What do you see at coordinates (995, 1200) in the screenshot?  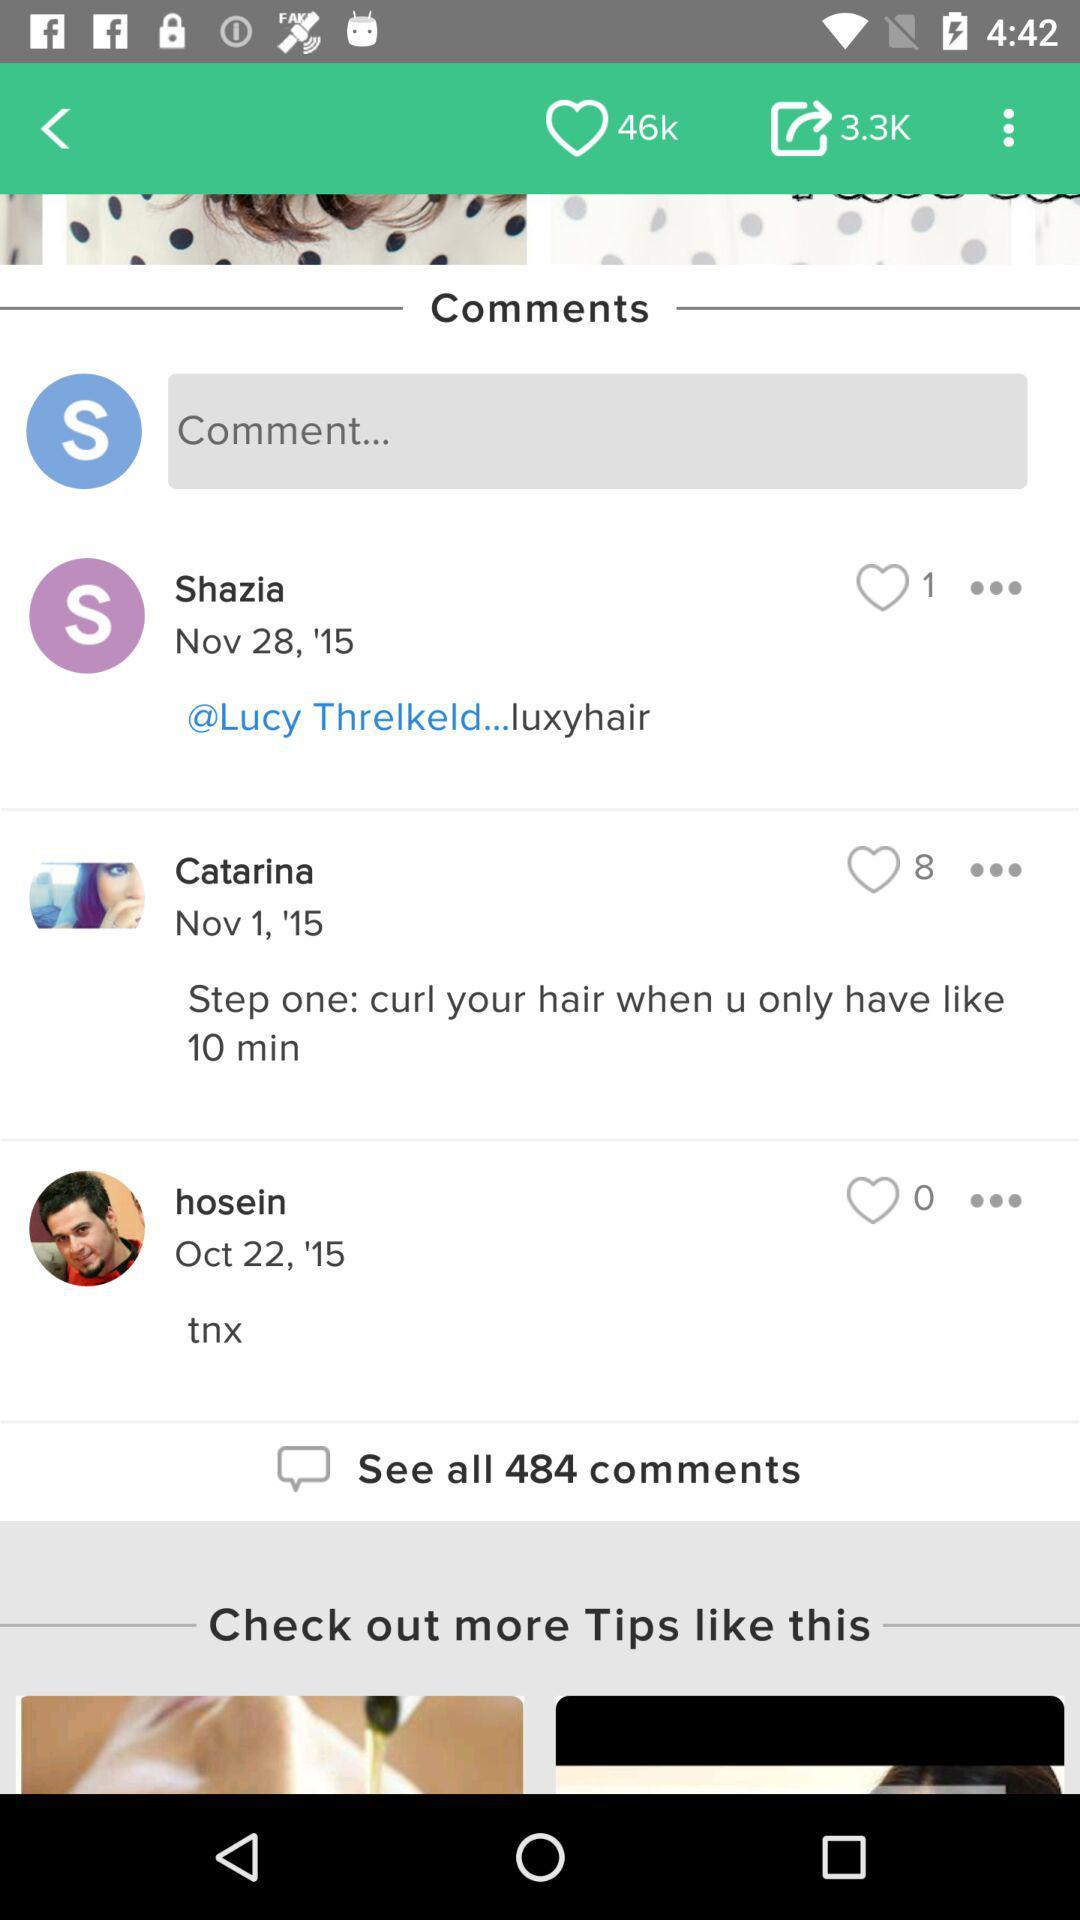 I see `click button` at bounding box center [995, 1200].